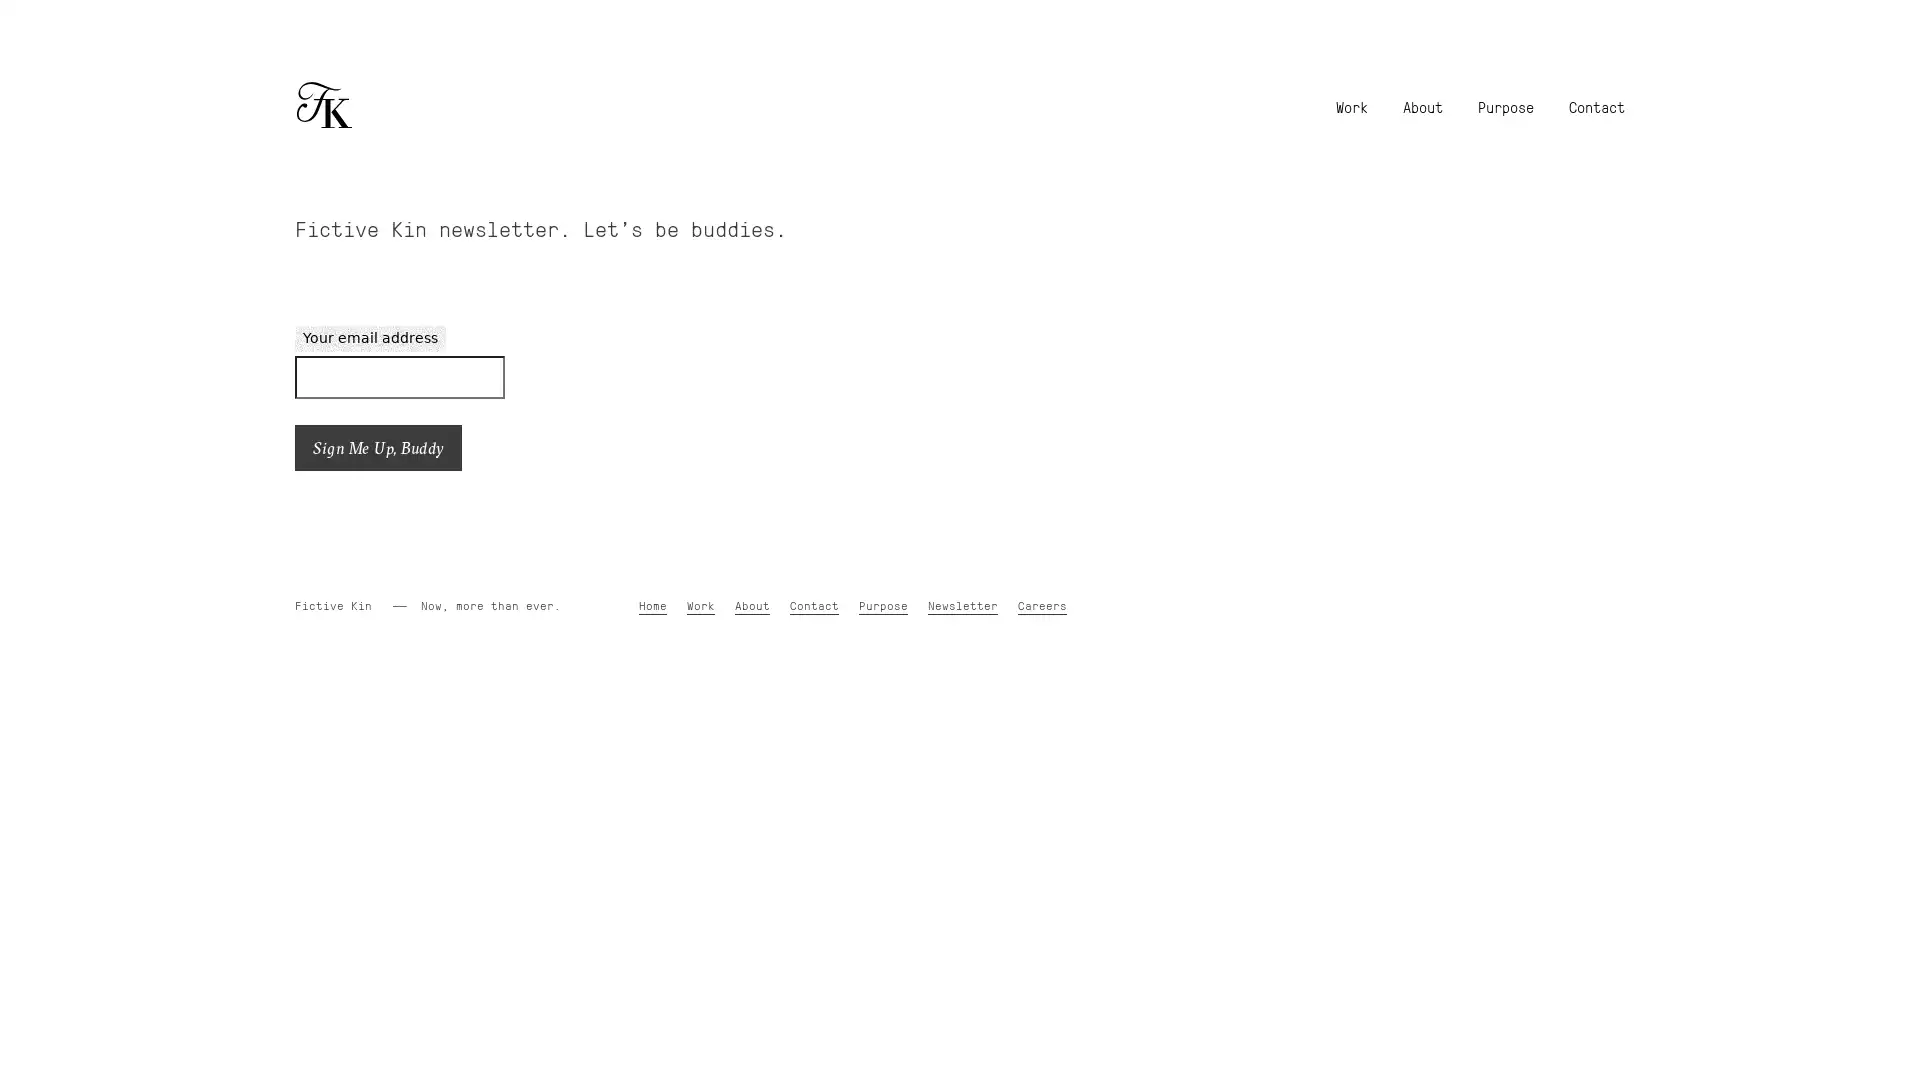 The image size is (1920, 1080). I want to click on Sign Me Up, Buddy, so click(378, 446).